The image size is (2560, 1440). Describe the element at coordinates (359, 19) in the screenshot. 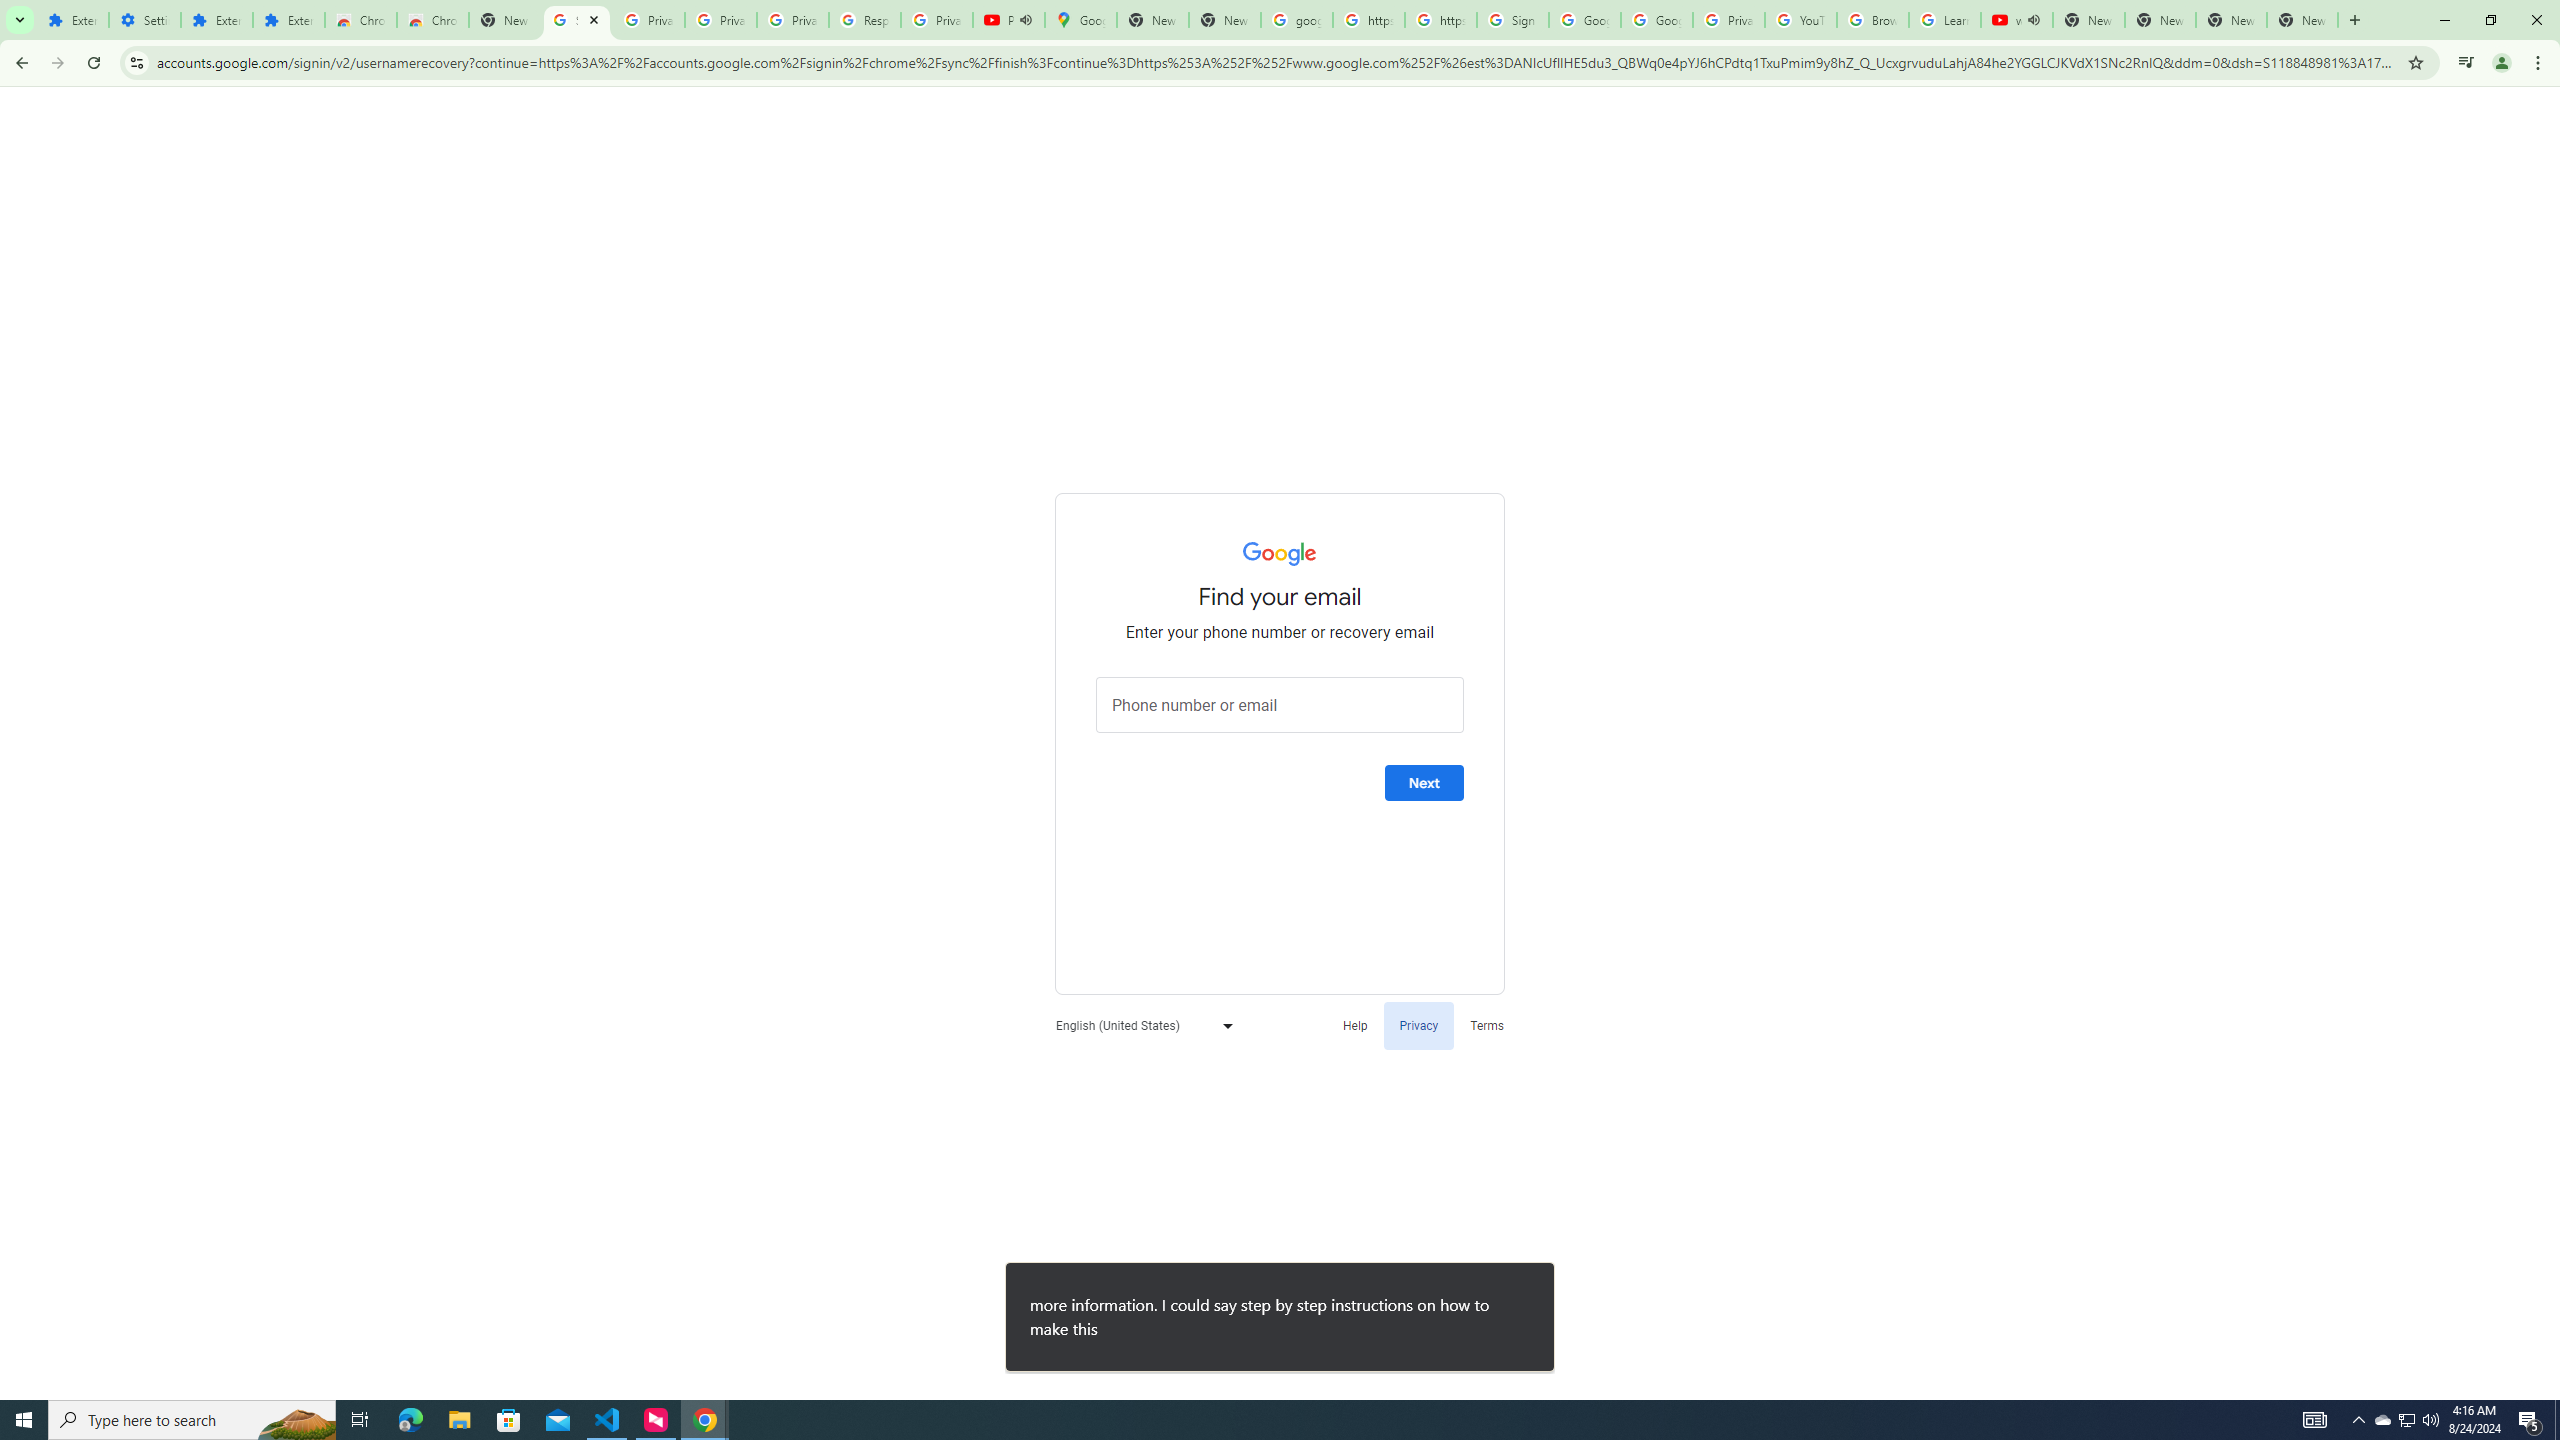

I see `'Chrome Web Store'` at that location.